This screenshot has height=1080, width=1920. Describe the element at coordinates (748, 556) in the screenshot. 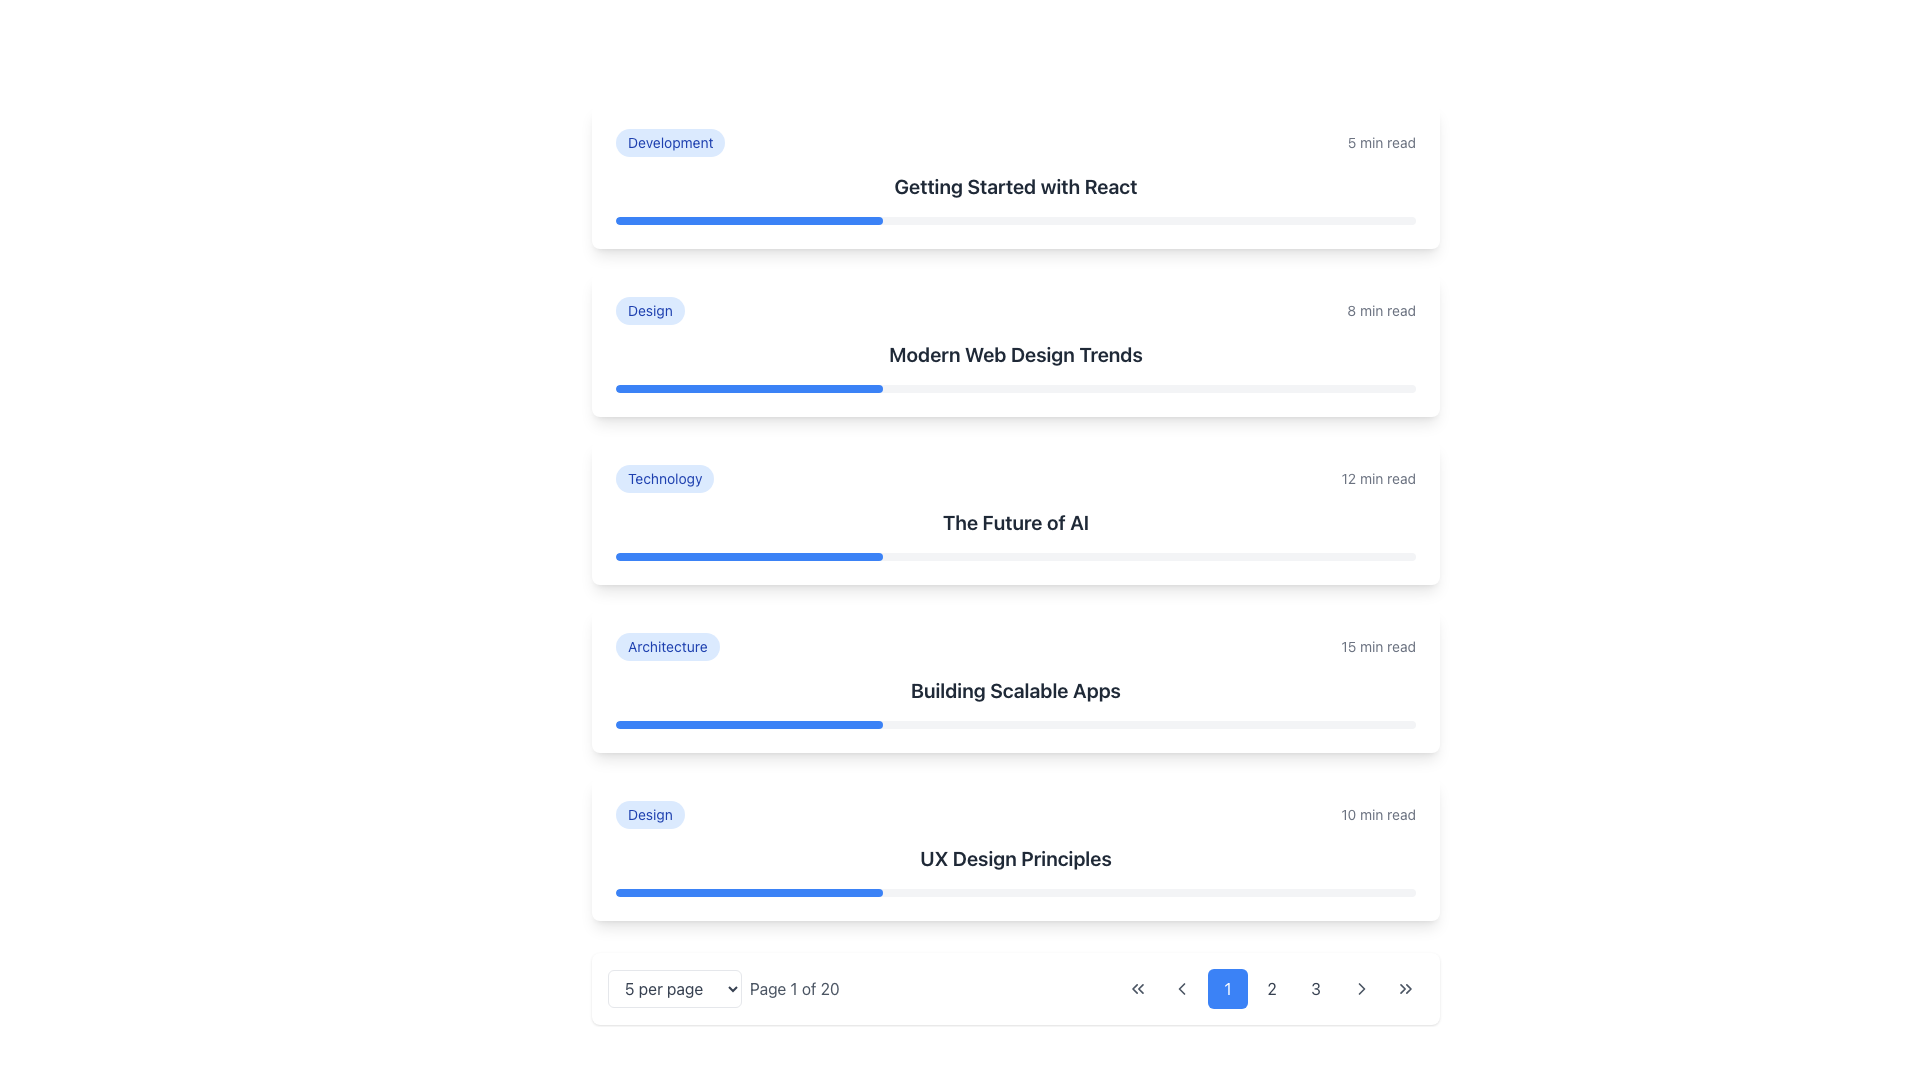

I see `the progress visually by interacting with the progress bar segment indicating one-third completion, located in 'The Future of AI' section` at that location.